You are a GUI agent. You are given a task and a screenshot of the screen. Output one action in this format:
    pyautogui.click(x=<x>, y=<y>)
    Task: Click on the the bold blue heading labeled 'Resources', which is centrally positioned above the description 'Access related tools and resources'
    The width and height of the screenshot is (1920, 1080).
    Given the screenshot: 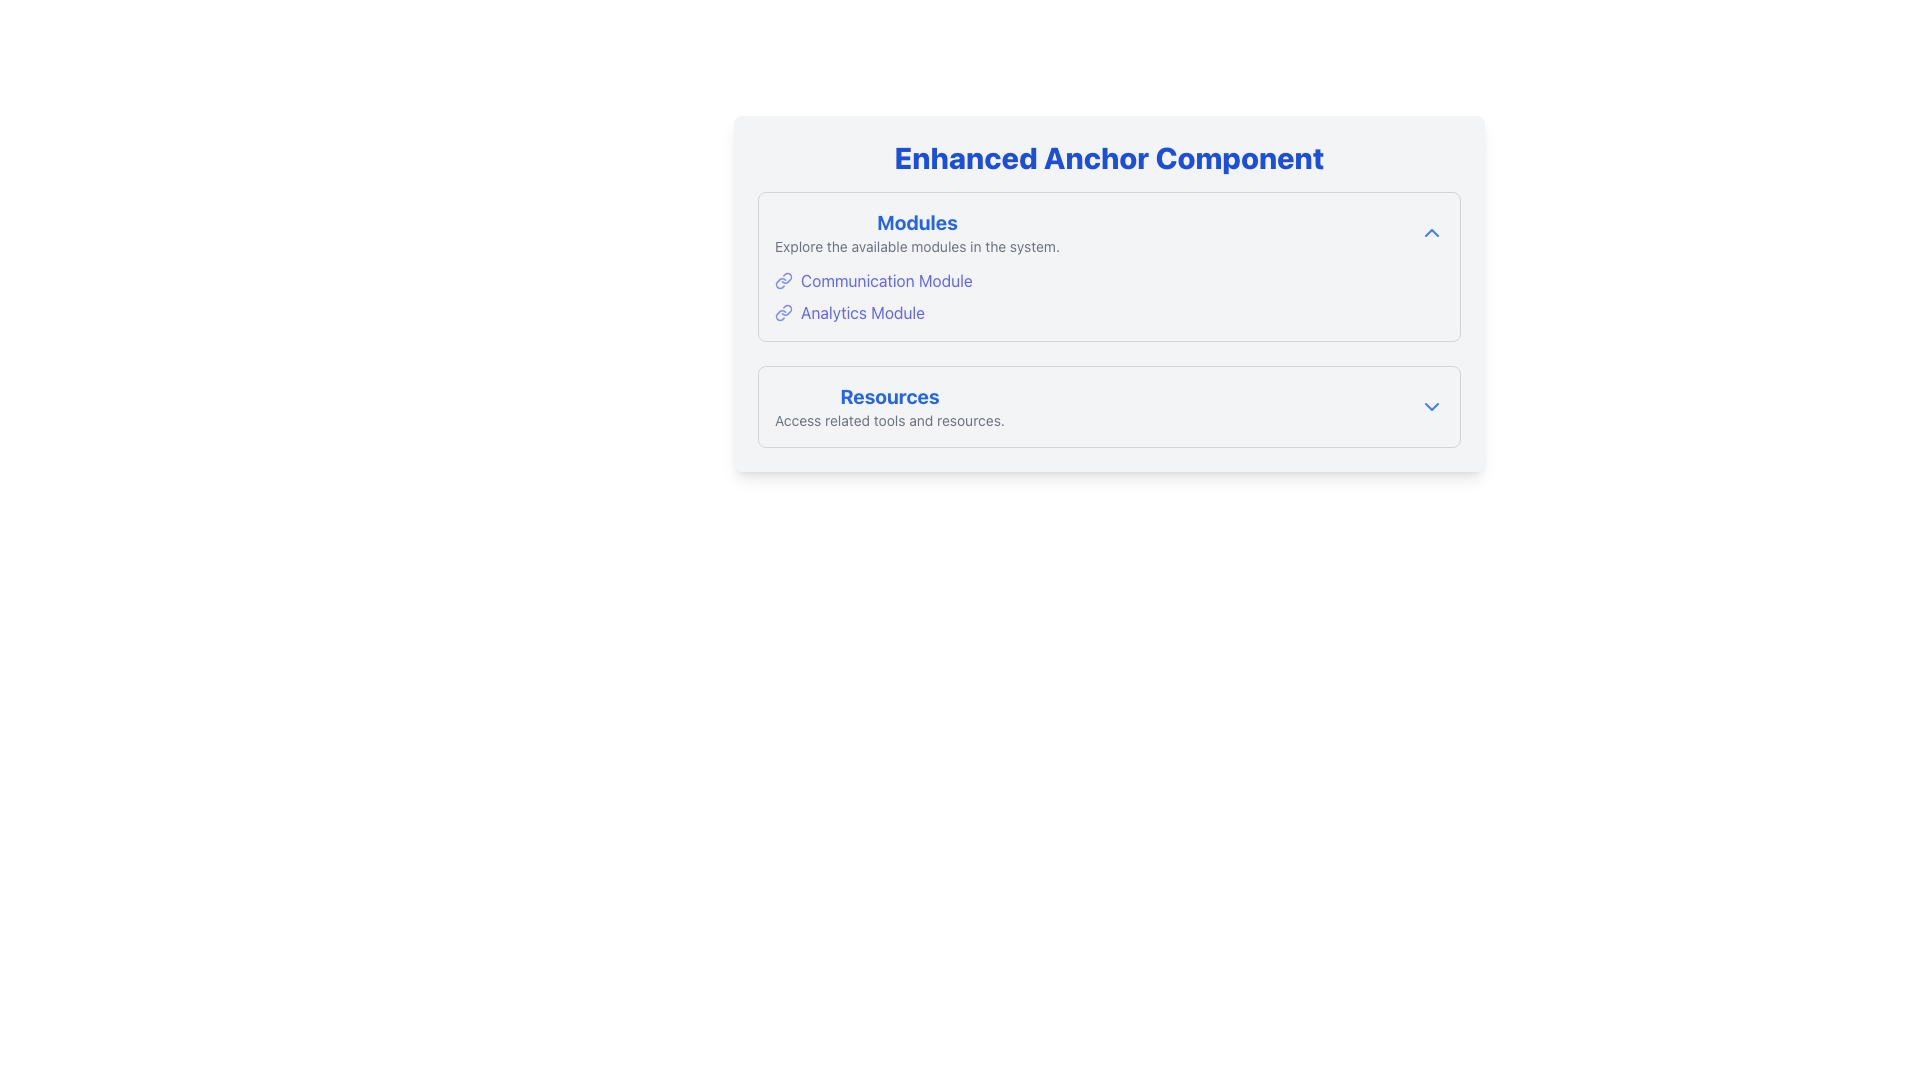 What is the action you would take?
    pyautogui.click(x=888, y=397)
    